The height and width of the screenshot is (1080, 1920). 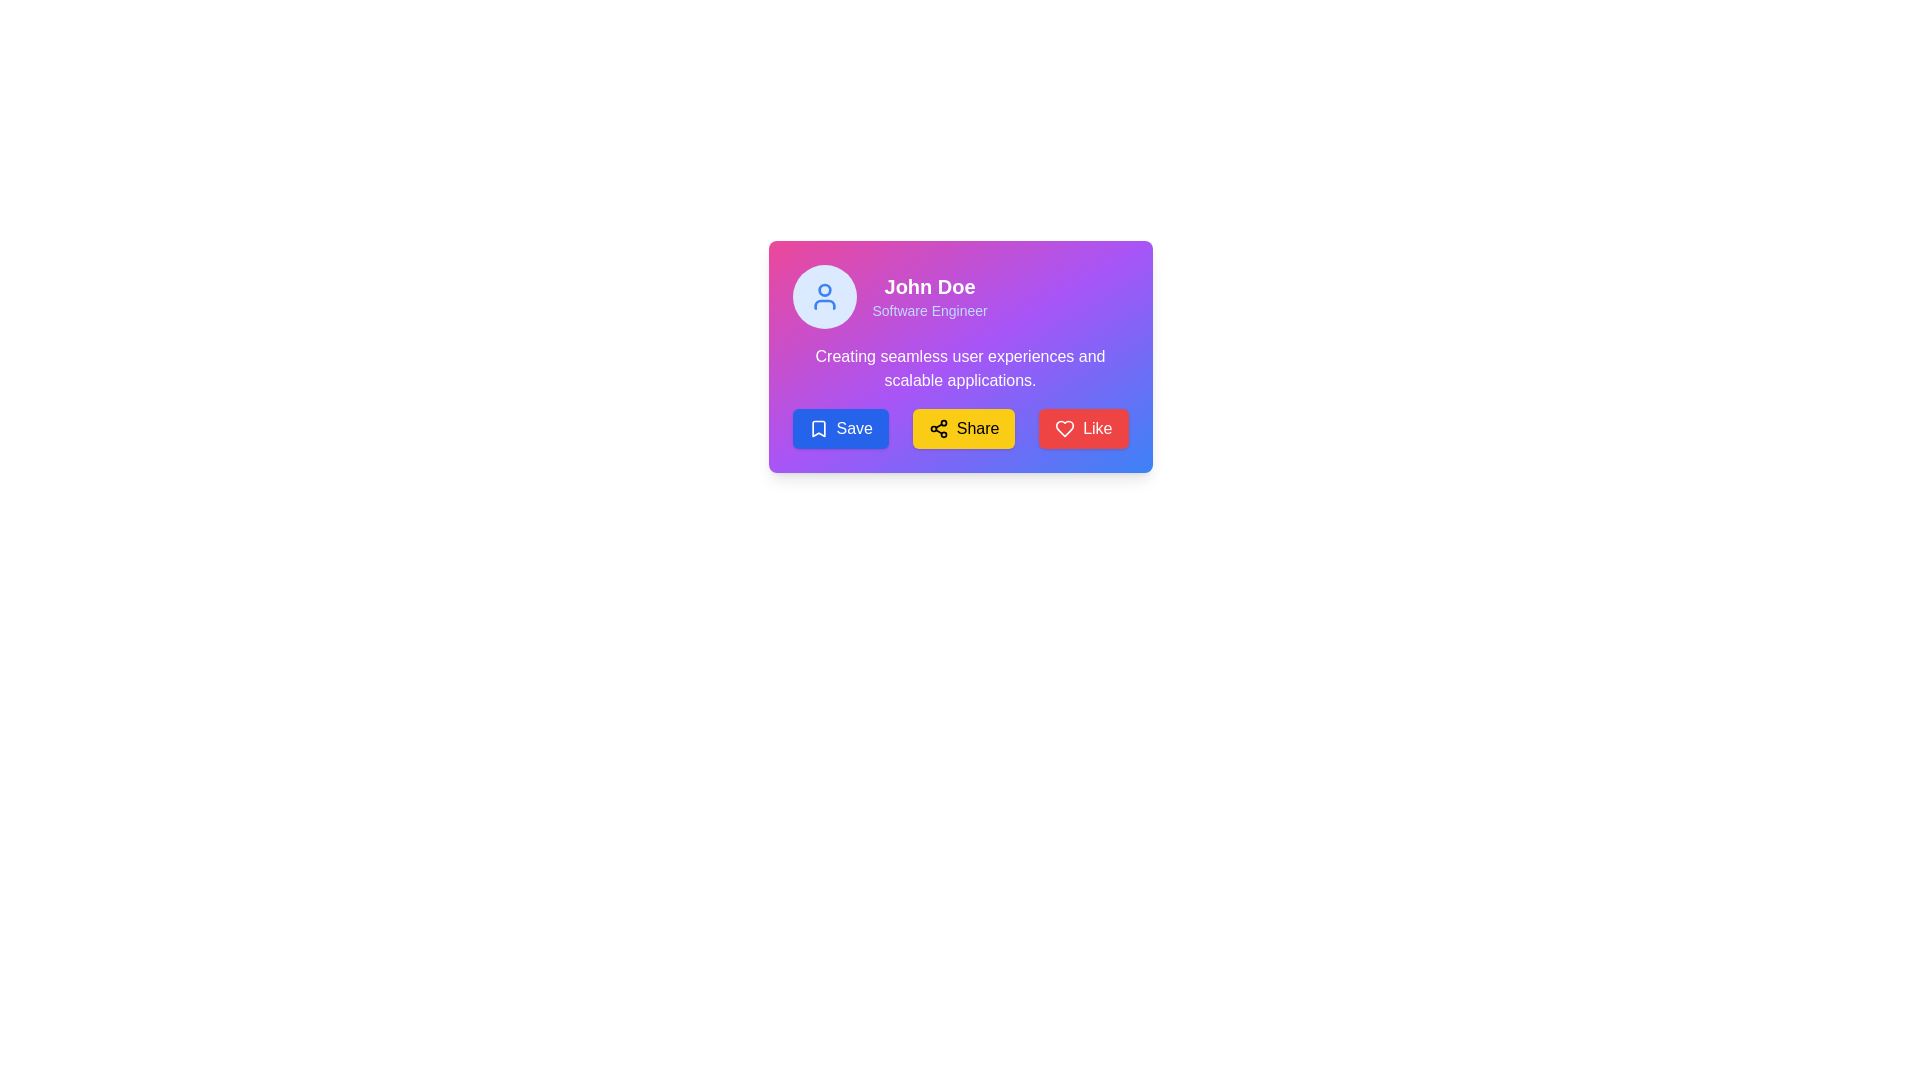 I want to click on the circular image icon representing the default profile picture of the user 'John Doe', so click(x=824, y=297).